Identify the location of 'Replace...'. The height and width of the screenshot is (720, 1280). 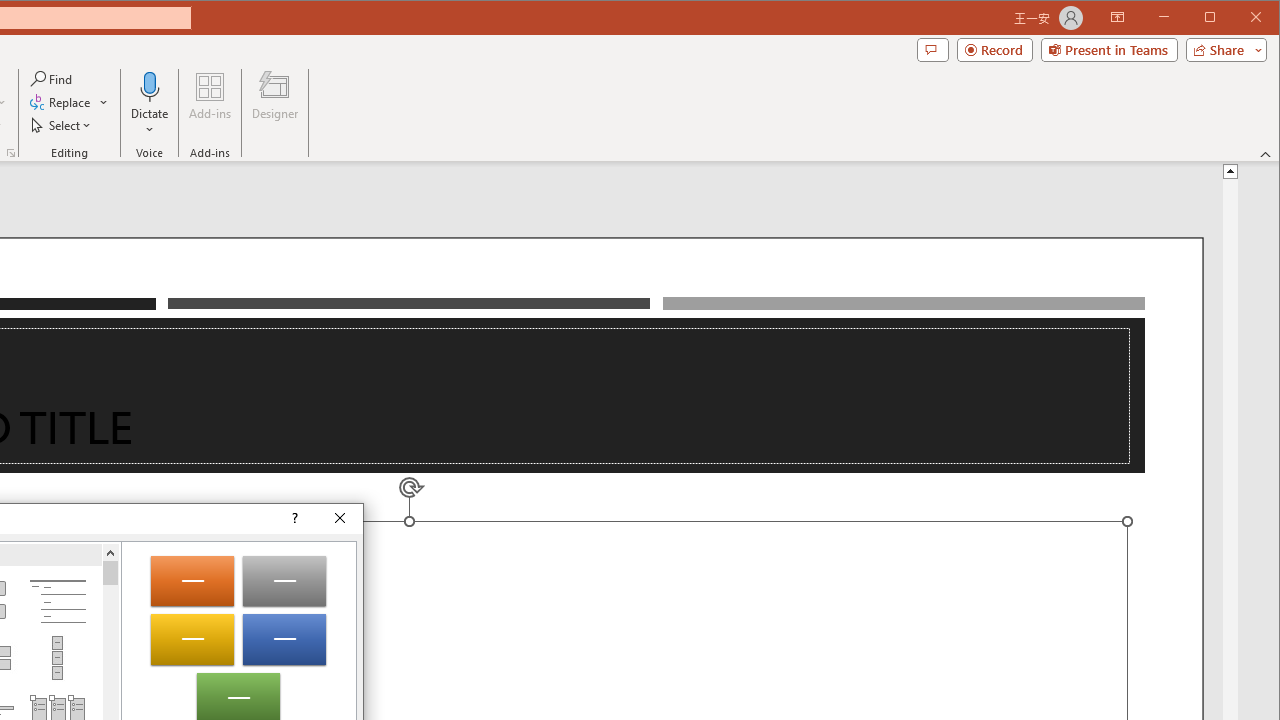
(69, 102).